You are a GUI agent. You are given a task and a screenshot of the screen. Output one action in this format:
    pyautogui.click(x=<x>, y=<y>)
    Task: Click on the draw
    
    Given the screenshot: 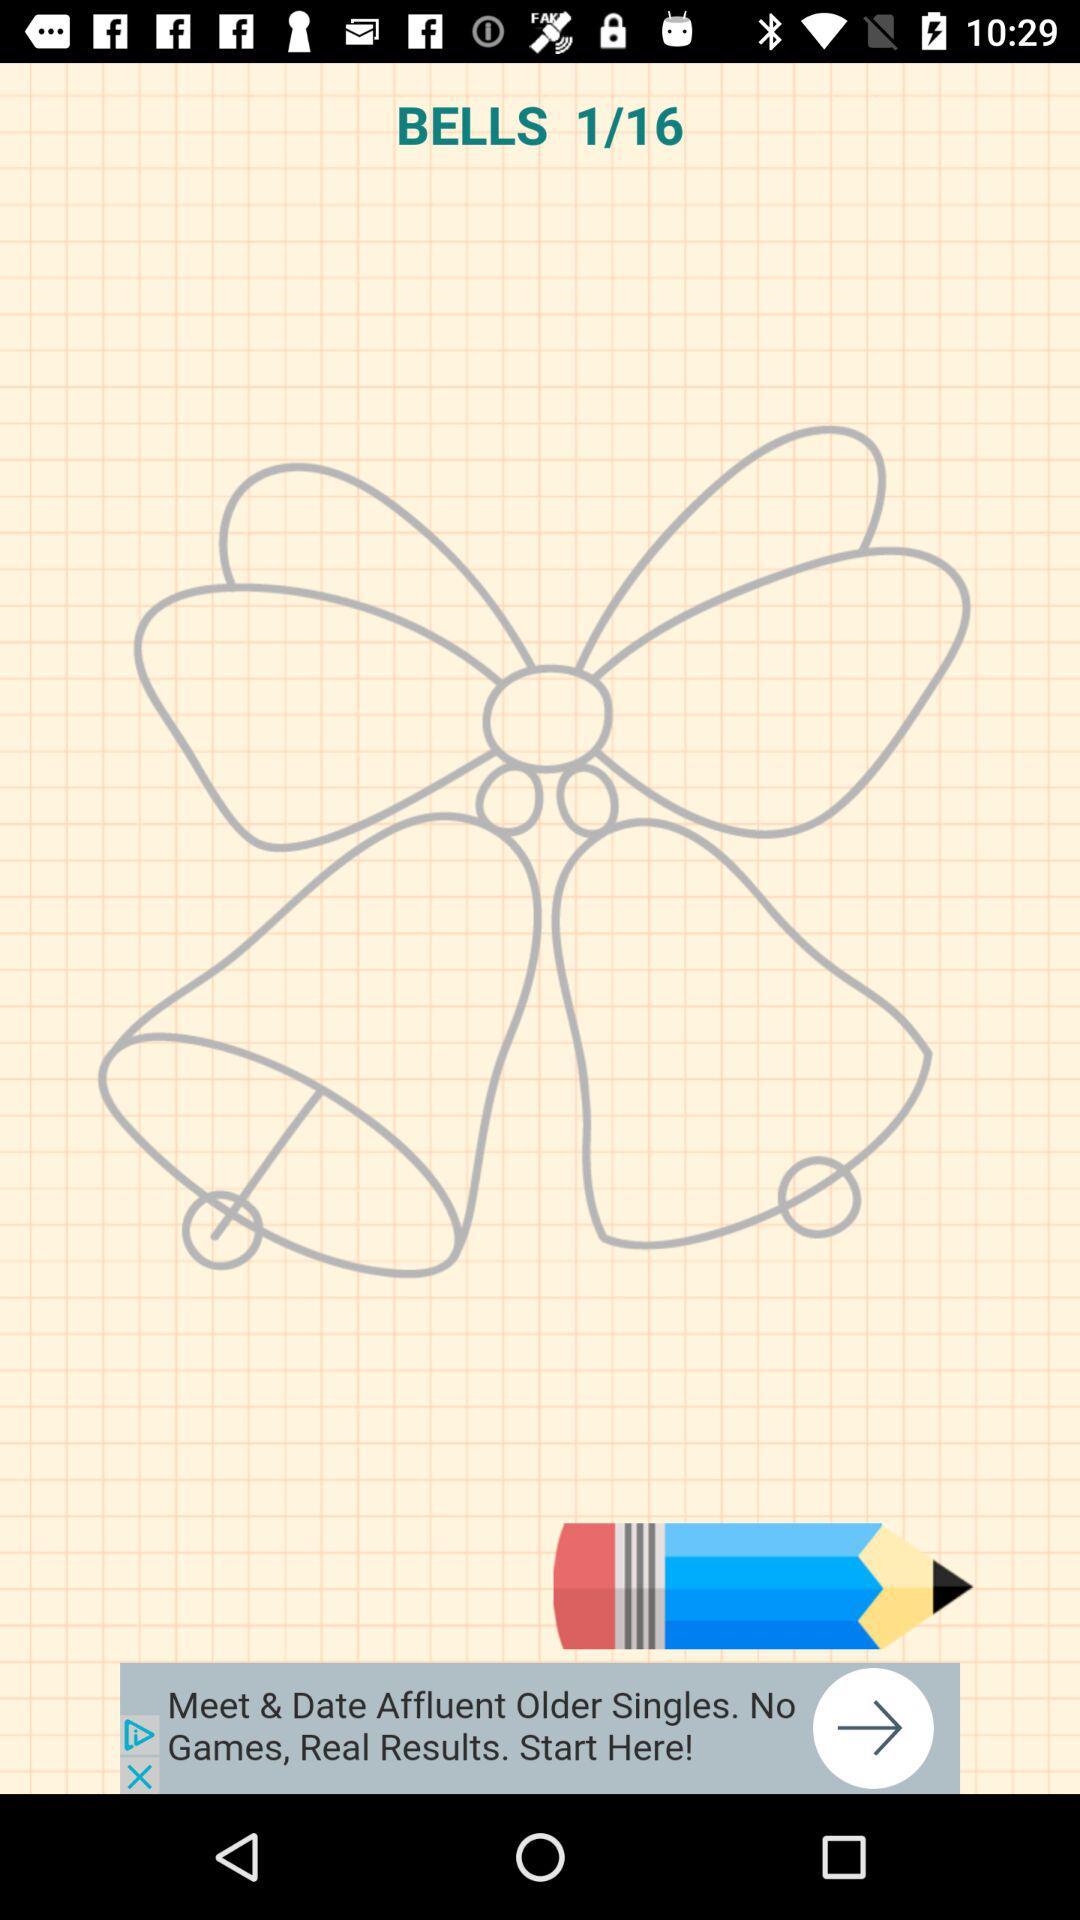 What is the action you would take?
    pyautogui.click(x=763, y=1585)
    